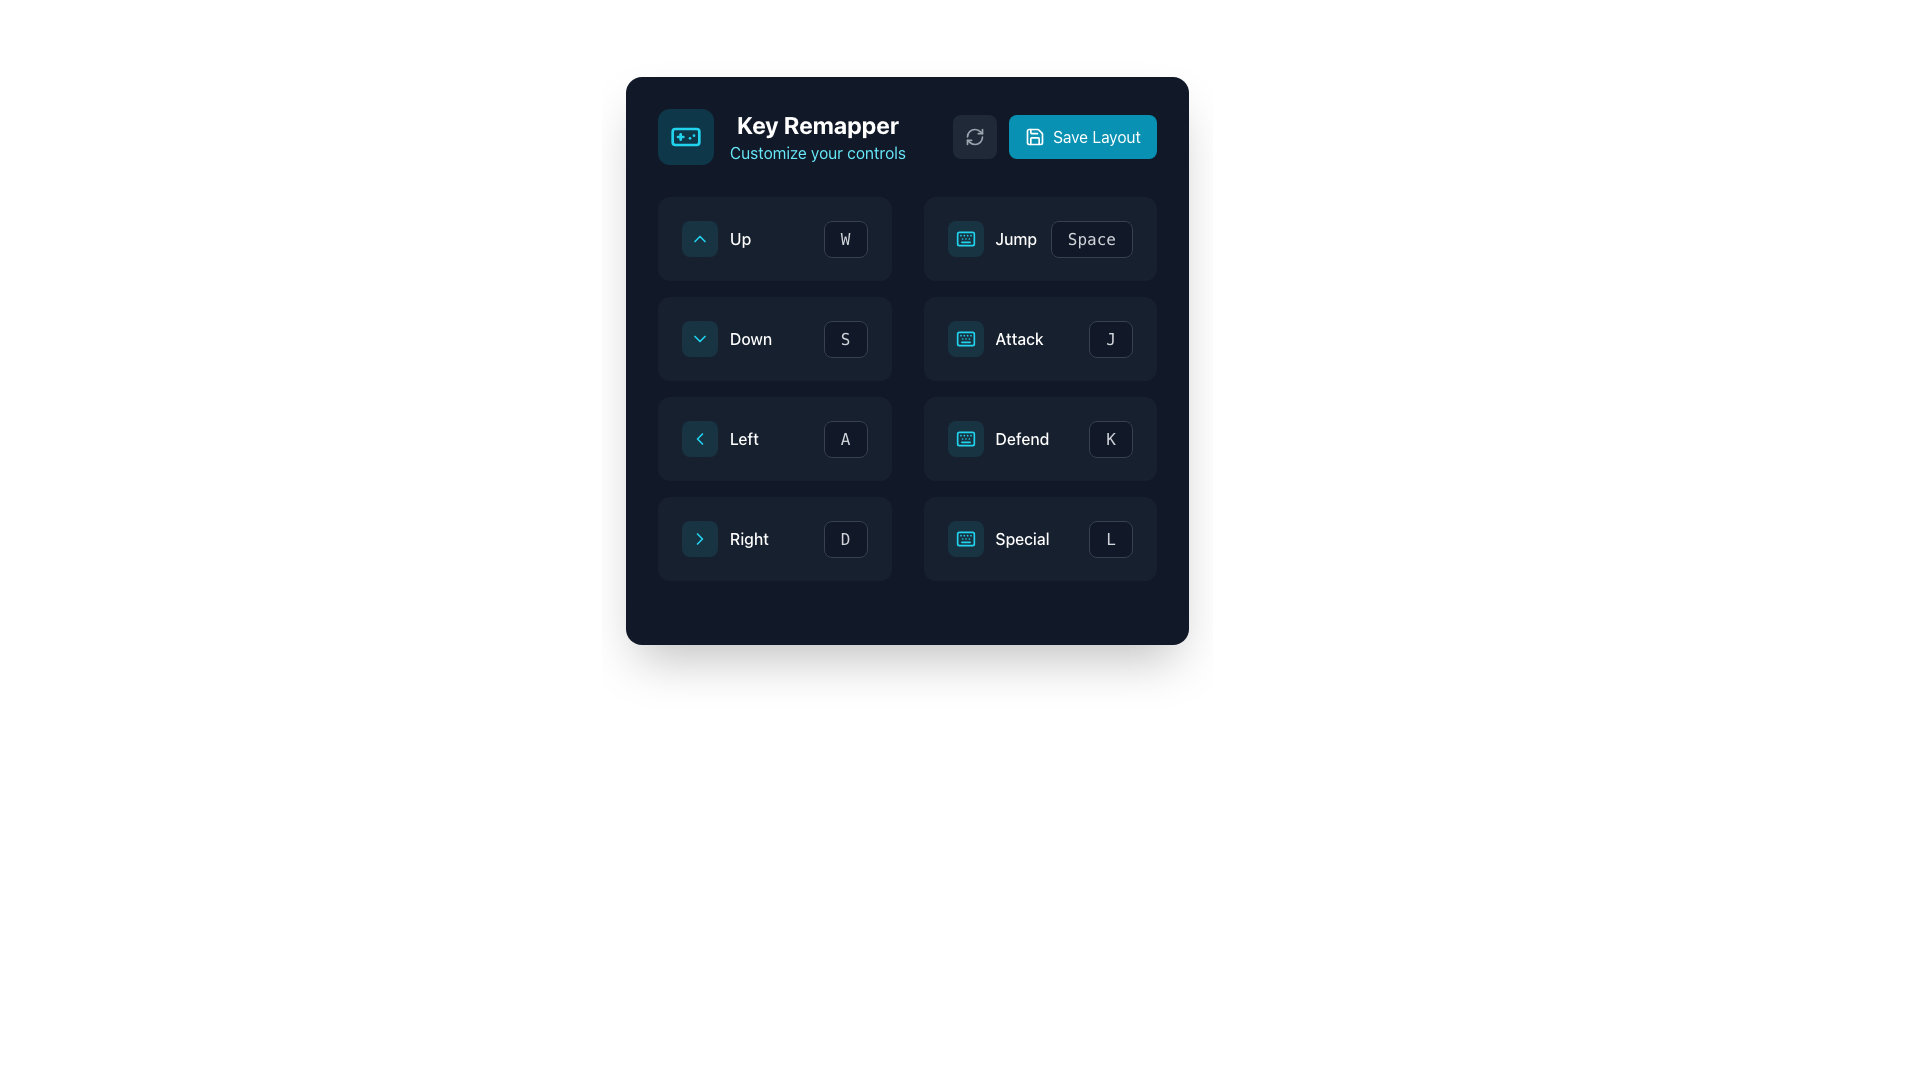 The image size is (1920, 1080). Describe the element at coordinates (1035, 136) in the screenshot. I see `the save icon located in the upper-right corner of the interface, which is part of the 'Save Layout' button with a blue background` at that location.